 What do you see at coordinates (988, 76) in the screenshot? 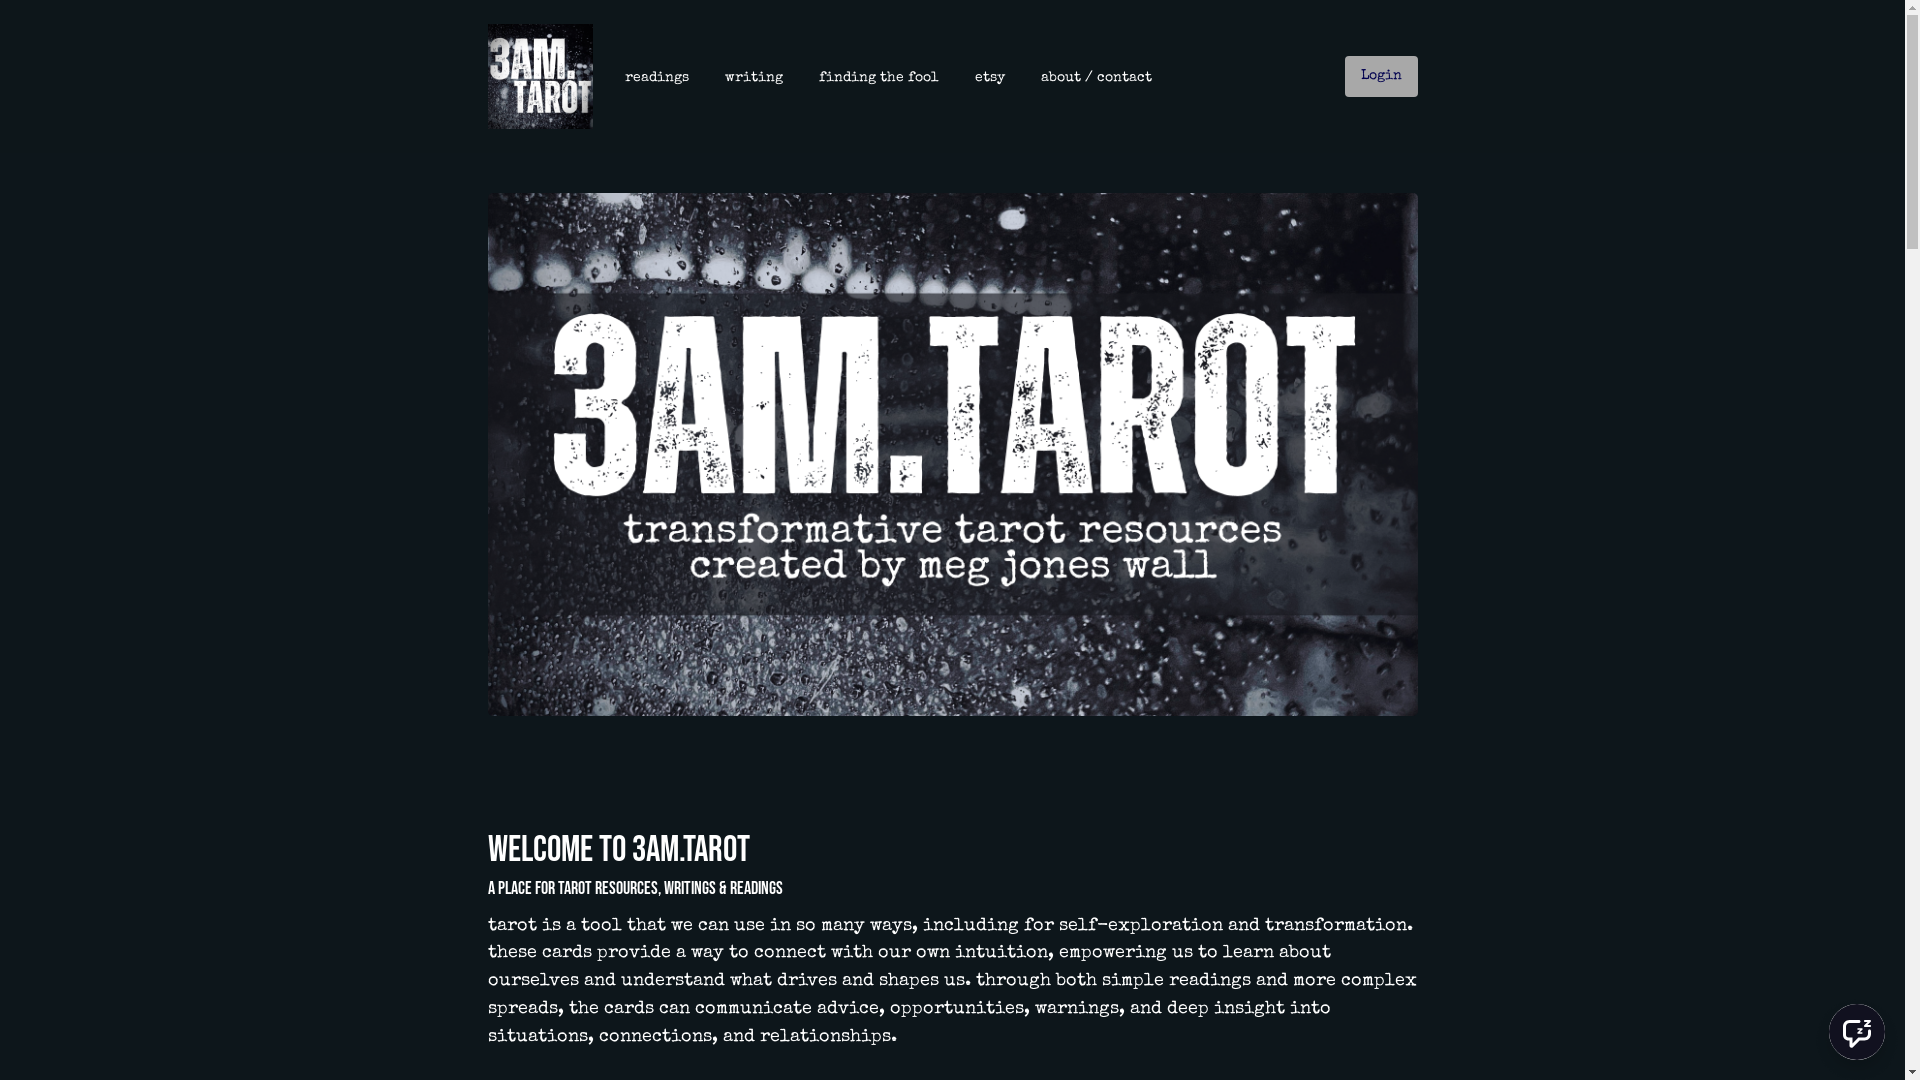
I see `'etsy'` at bounding box center [988, 76].